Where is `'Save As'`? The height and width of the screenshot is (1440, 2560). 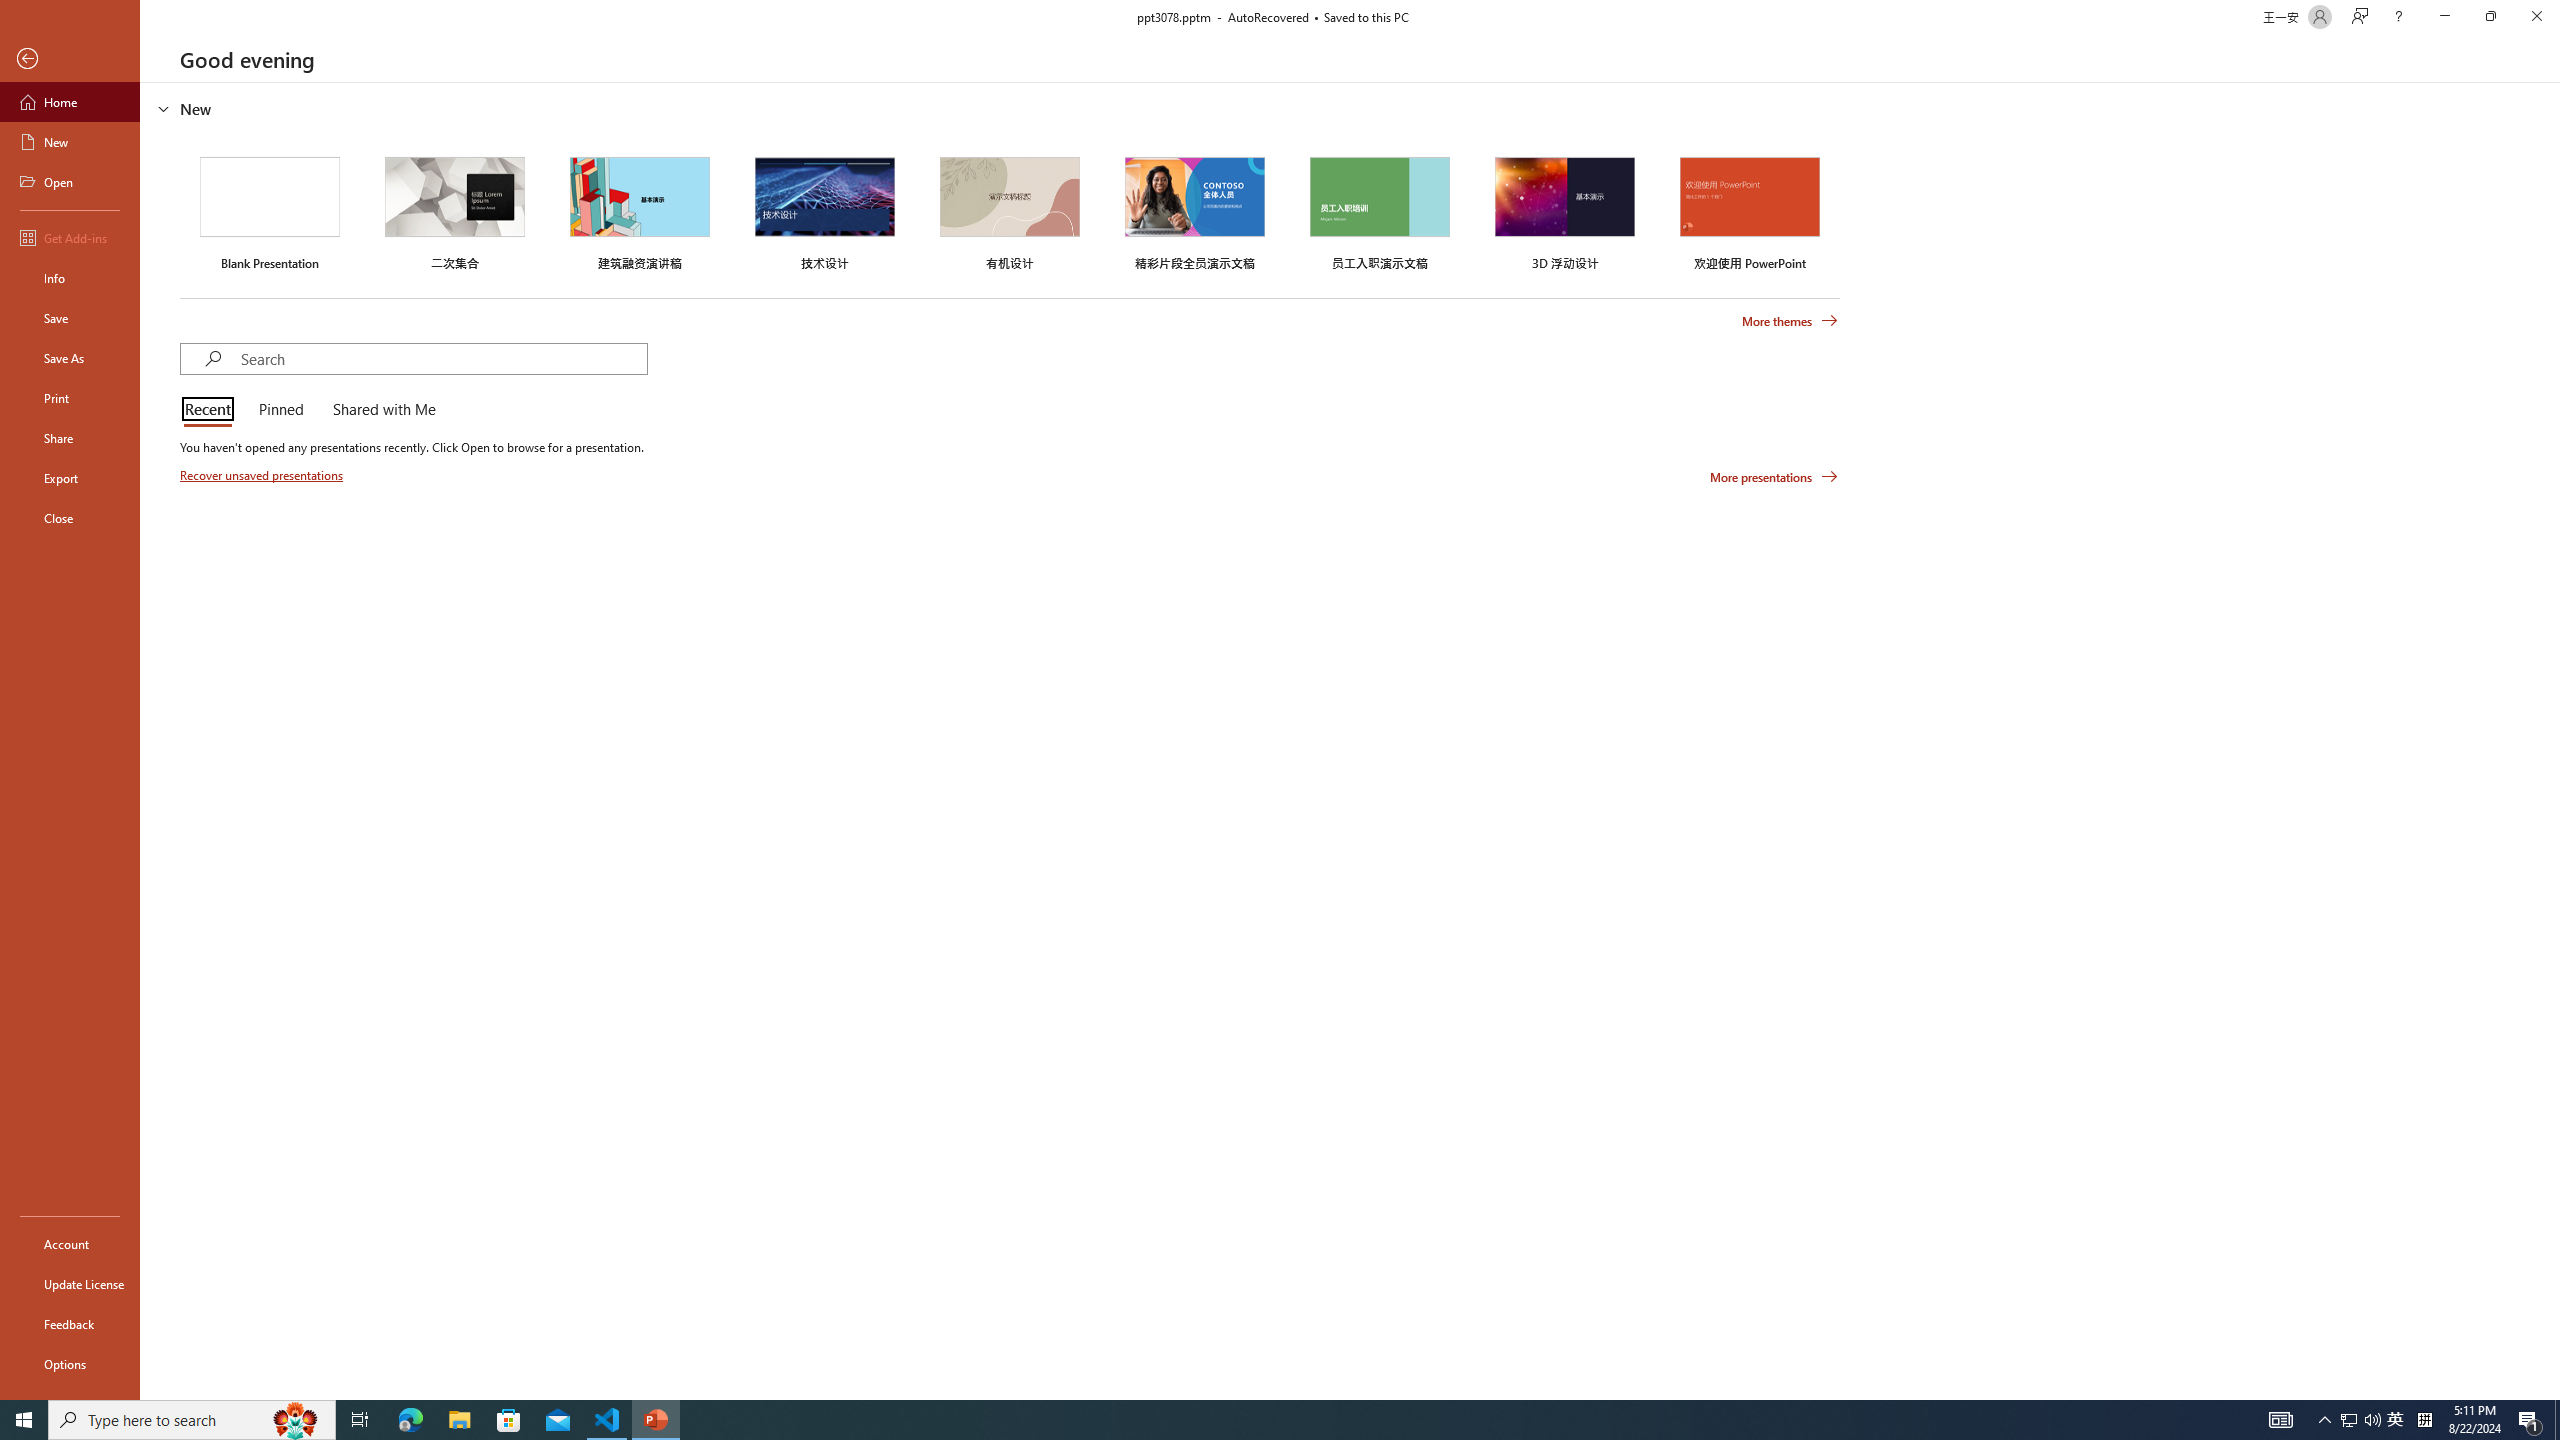
'Save As' is located at coordinates (69, 356).